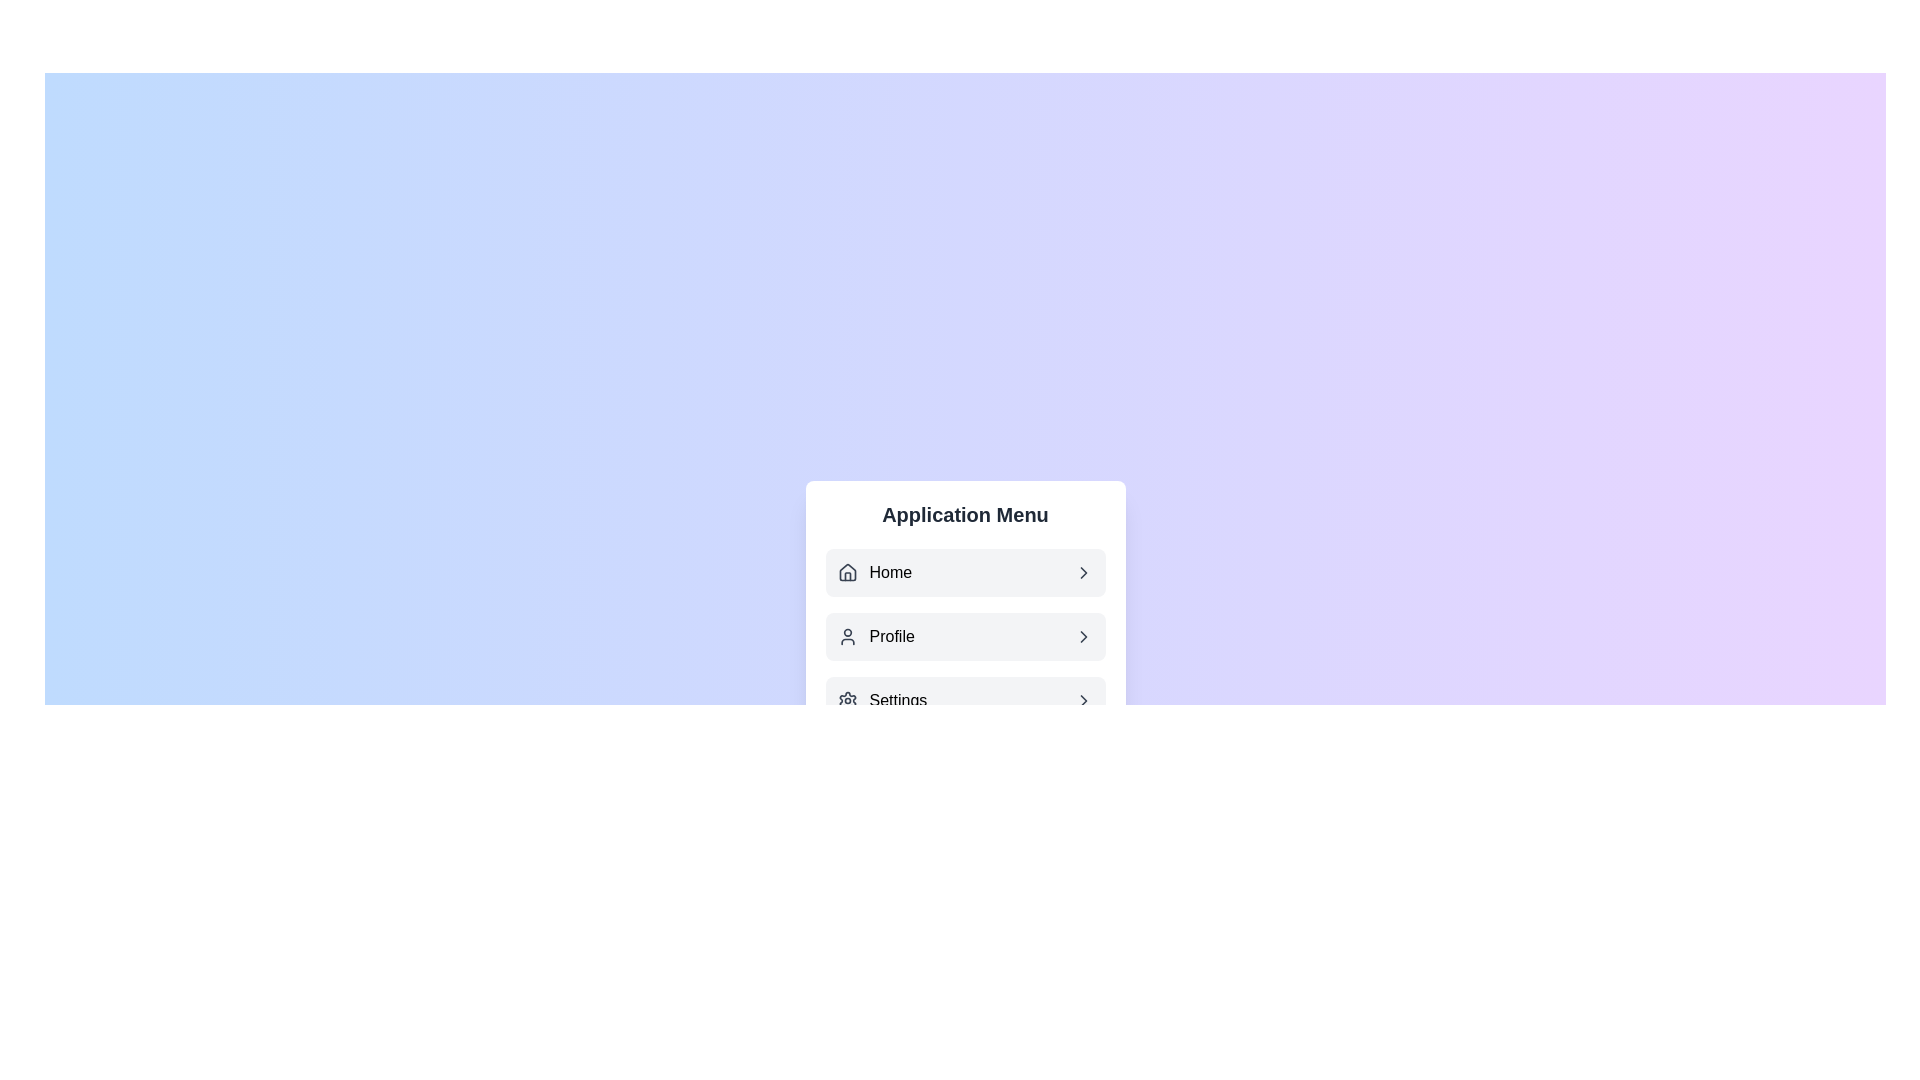  I want to click on the Chevron icon at the far-right of the 'Settings' menu item, so click(1082, 700).